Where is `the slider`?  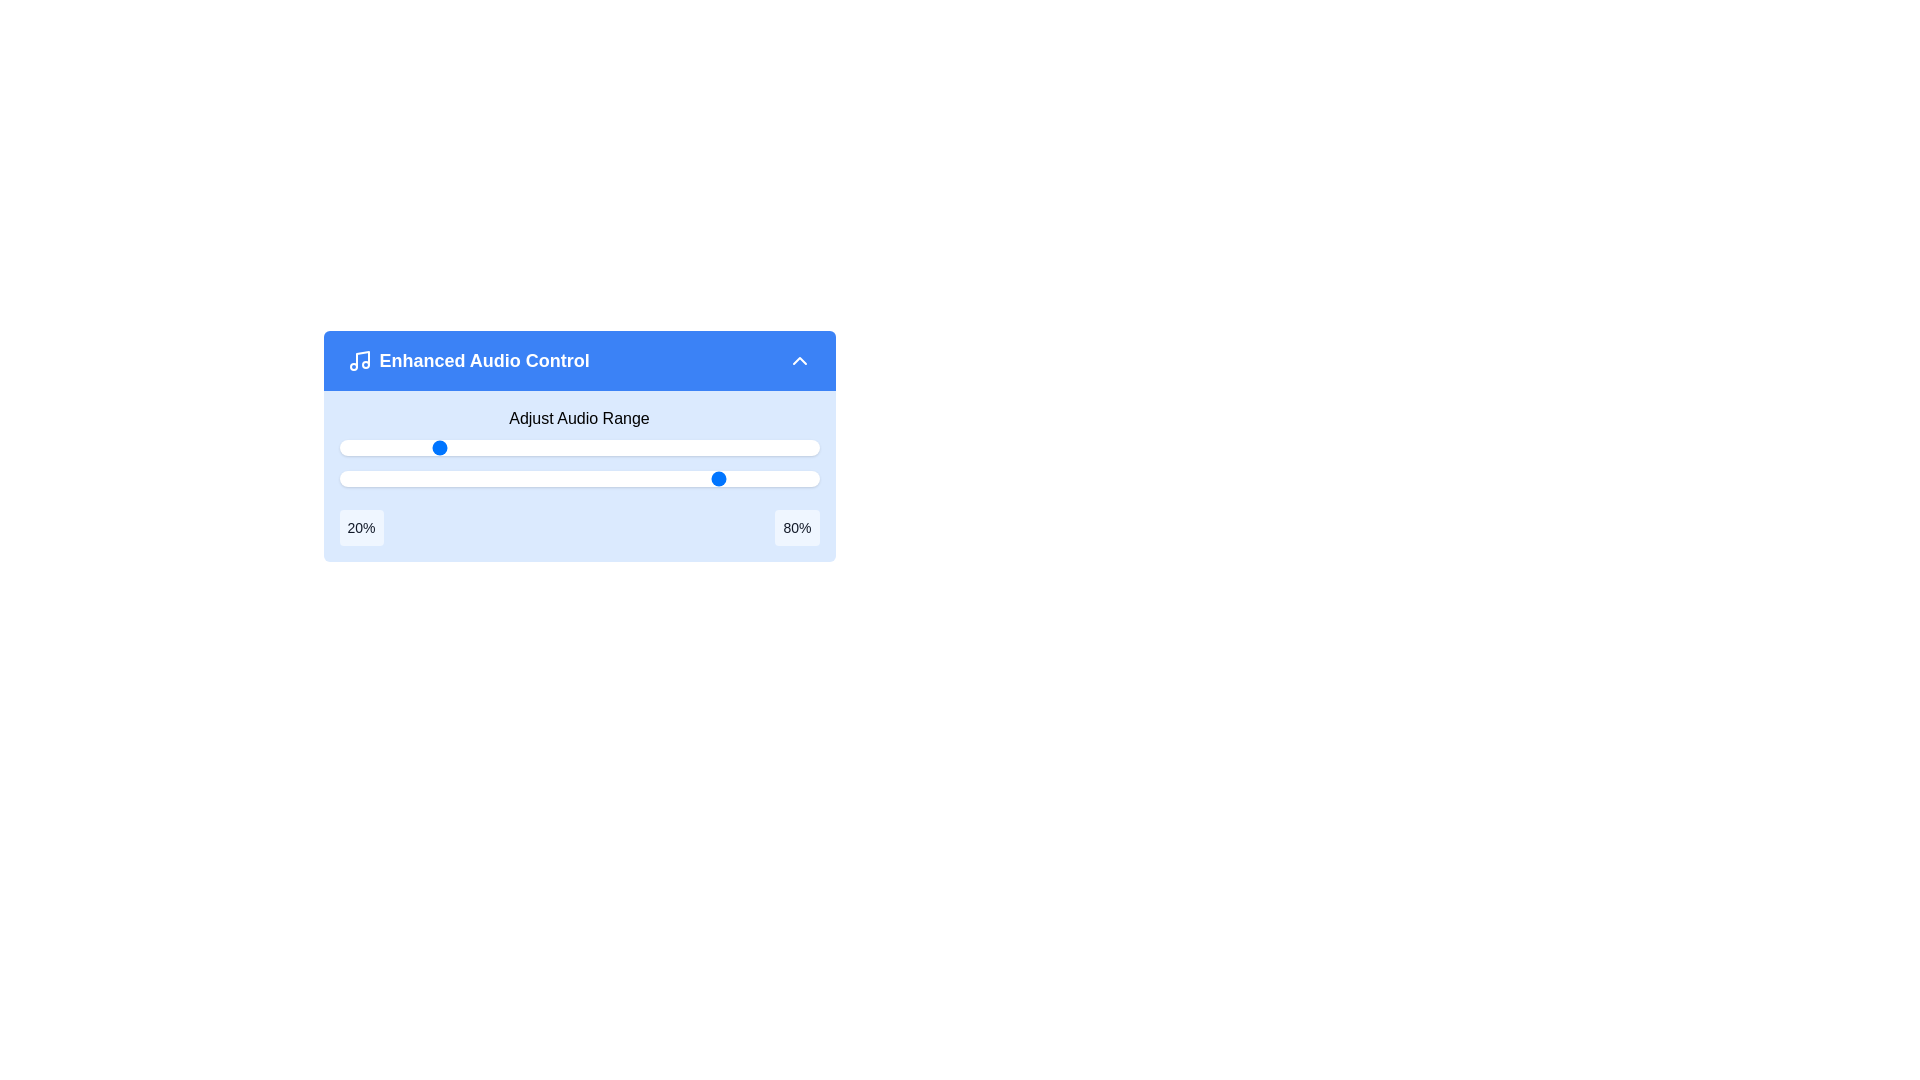
the slider is located at coordinates (616, 478).